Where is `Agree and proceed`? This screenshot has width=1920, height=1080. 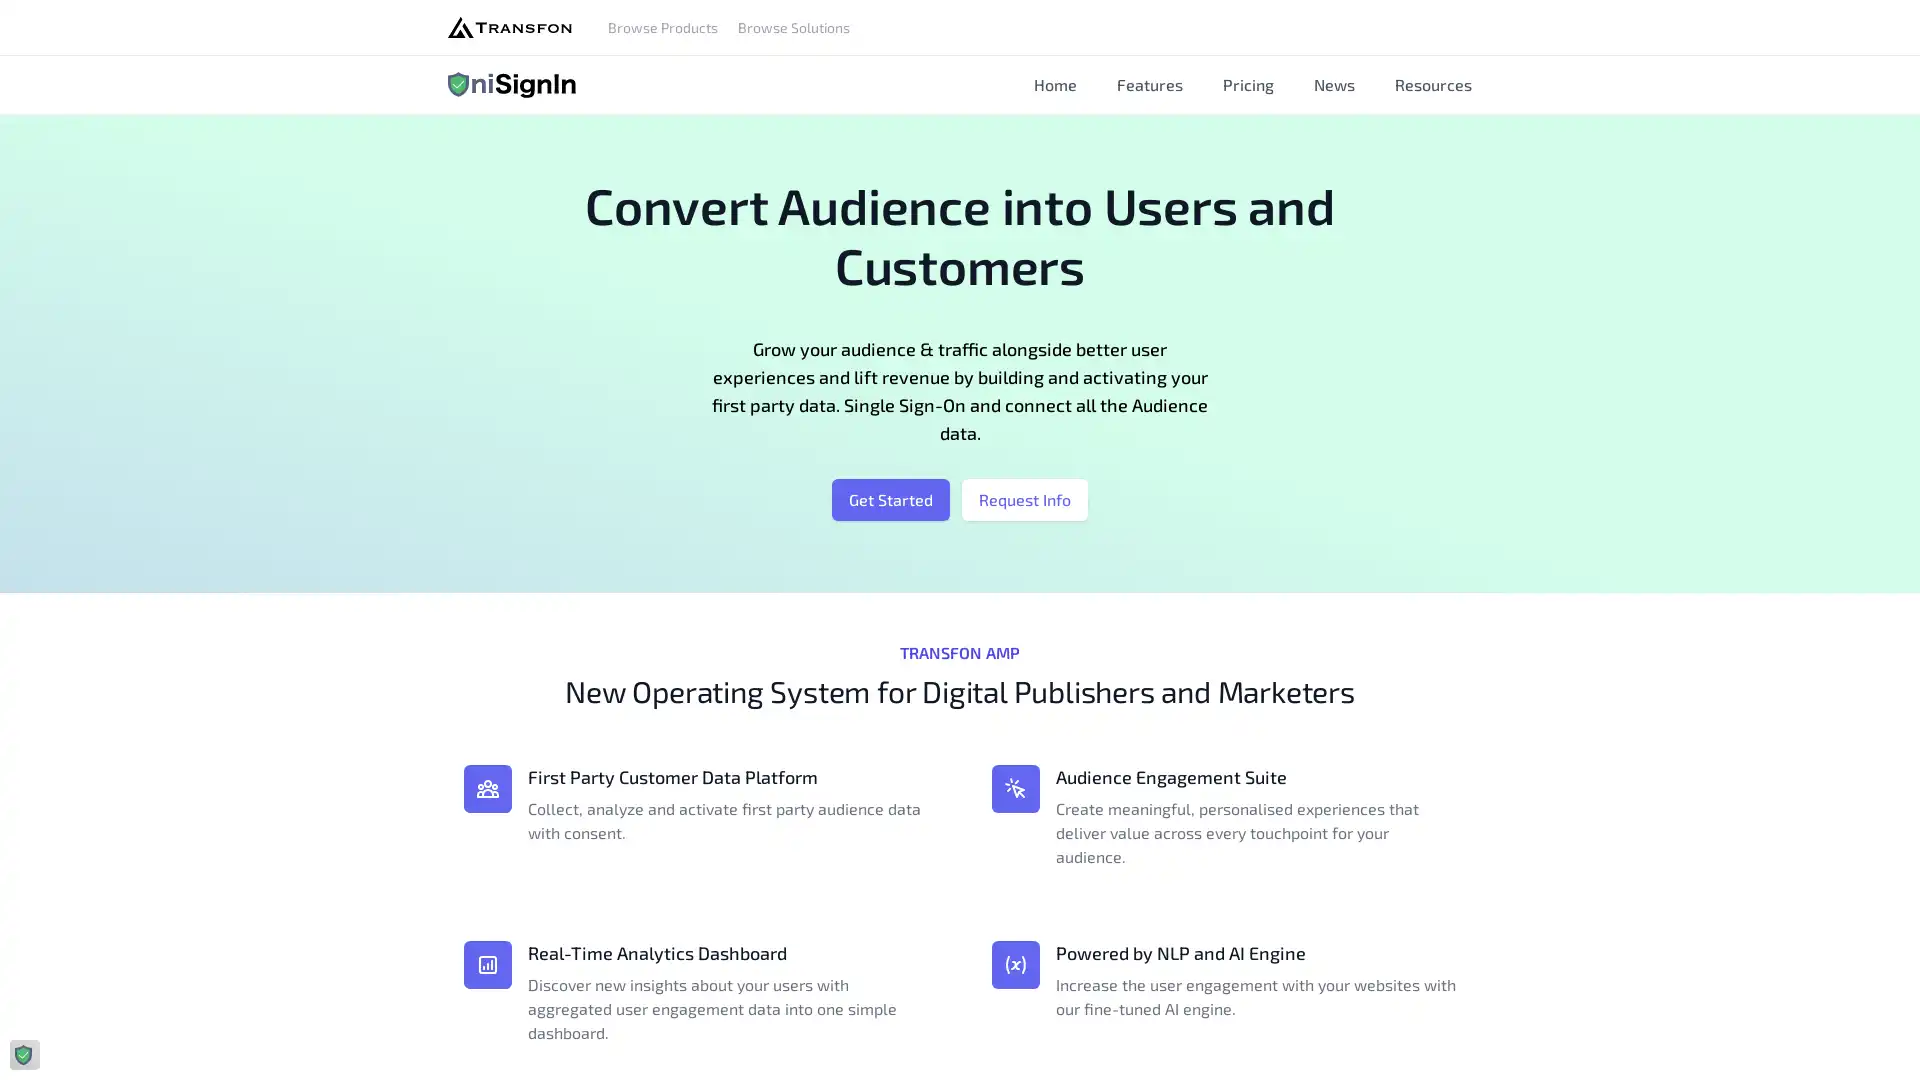
Agree and proceed is located at coordinates (360, 1043).